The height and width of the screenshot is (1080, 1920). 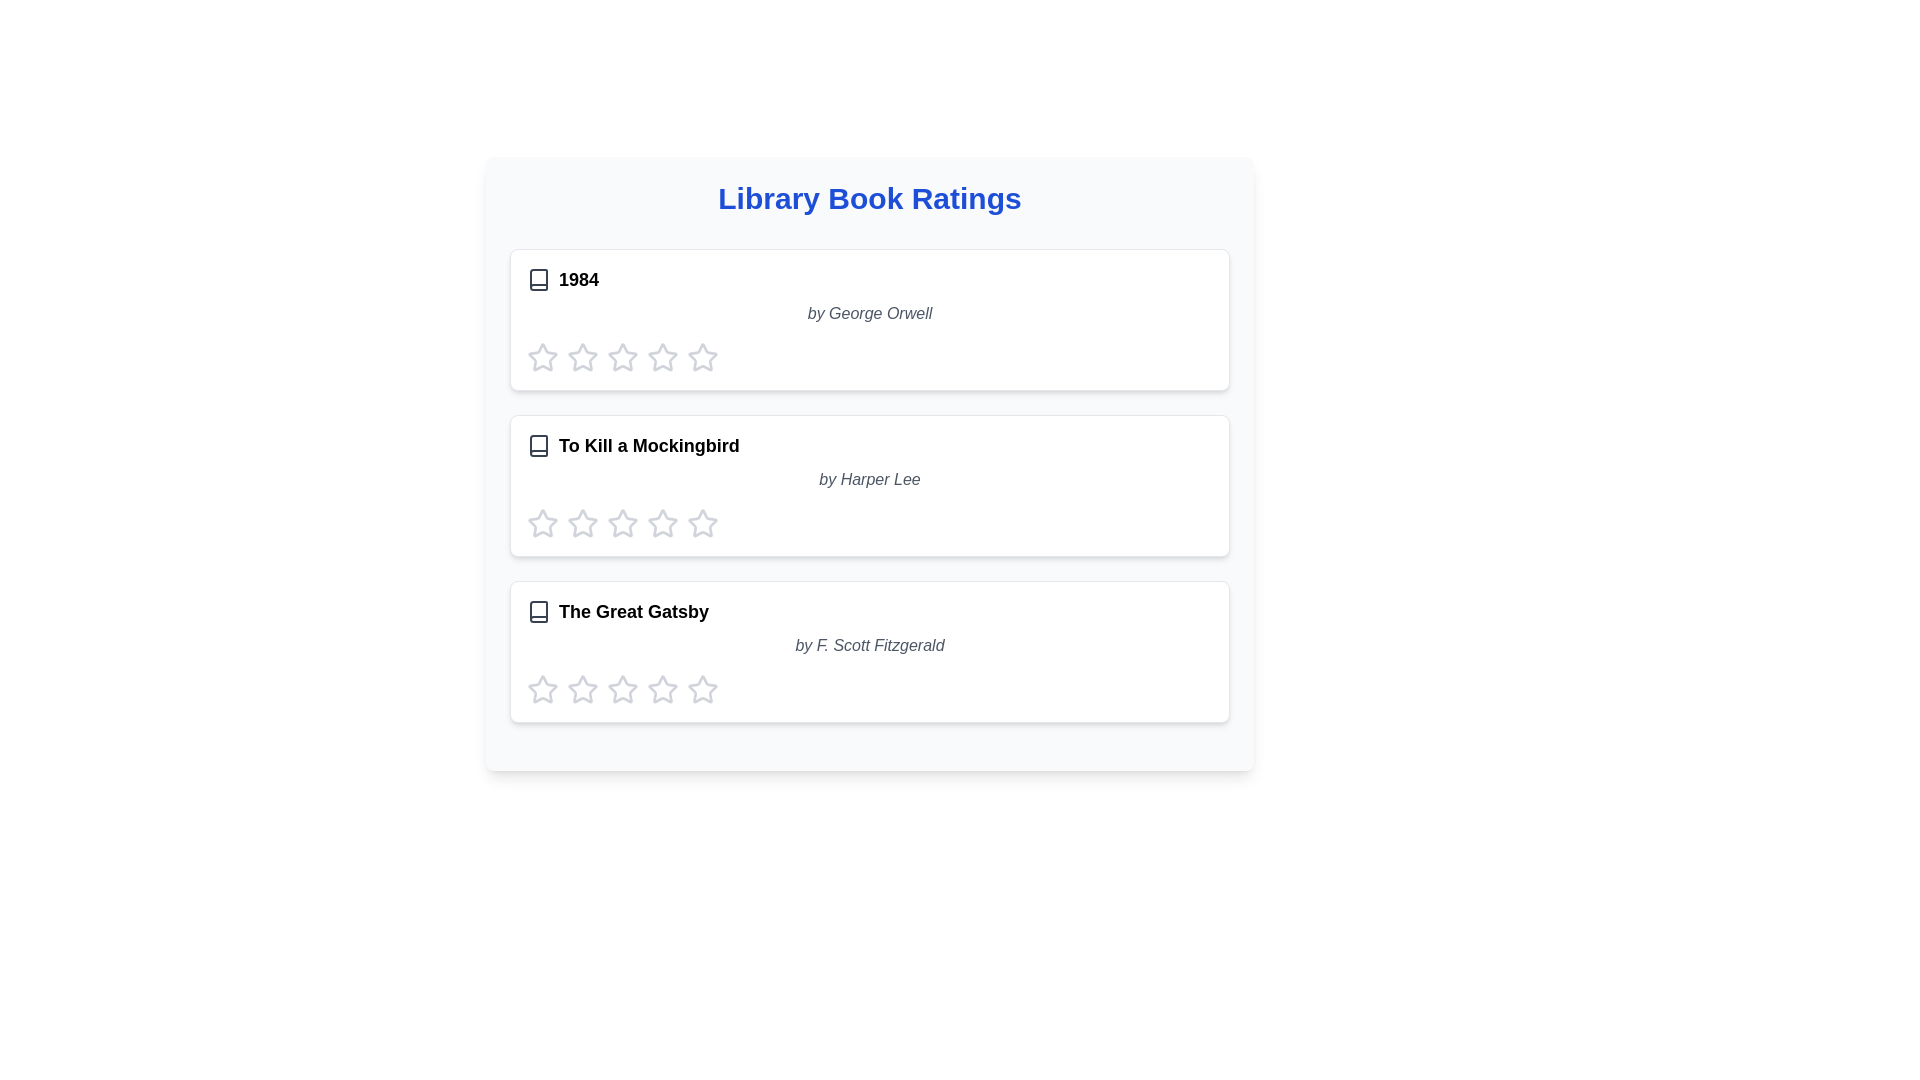 What do you see at coordinates (542, 688) in the screenshot?
I see `the first star icon in the rating system to provide a one-star rating for the book 'The Great Gatsby.'` at bounding box center [542, 688].